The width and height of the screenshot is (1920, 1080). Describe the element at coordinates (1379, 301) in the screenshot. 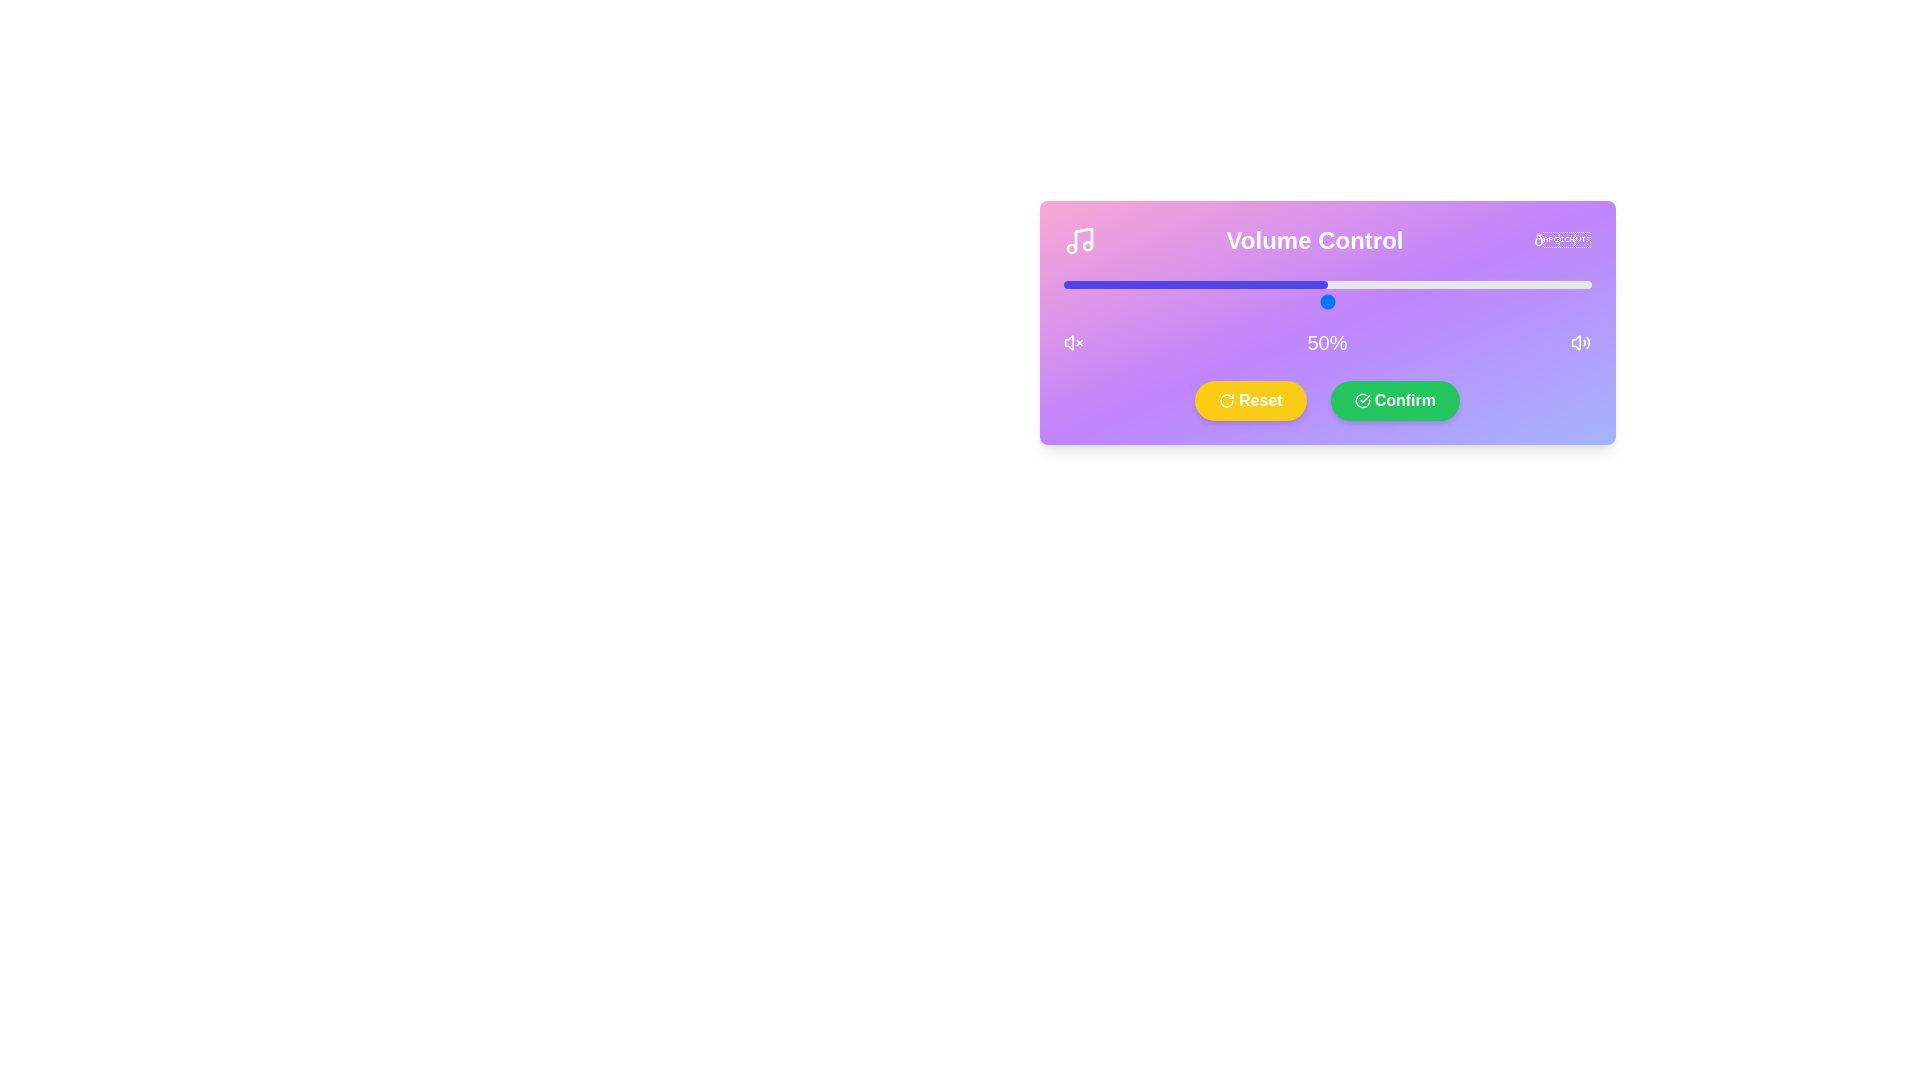

I see `the slider` at that location.